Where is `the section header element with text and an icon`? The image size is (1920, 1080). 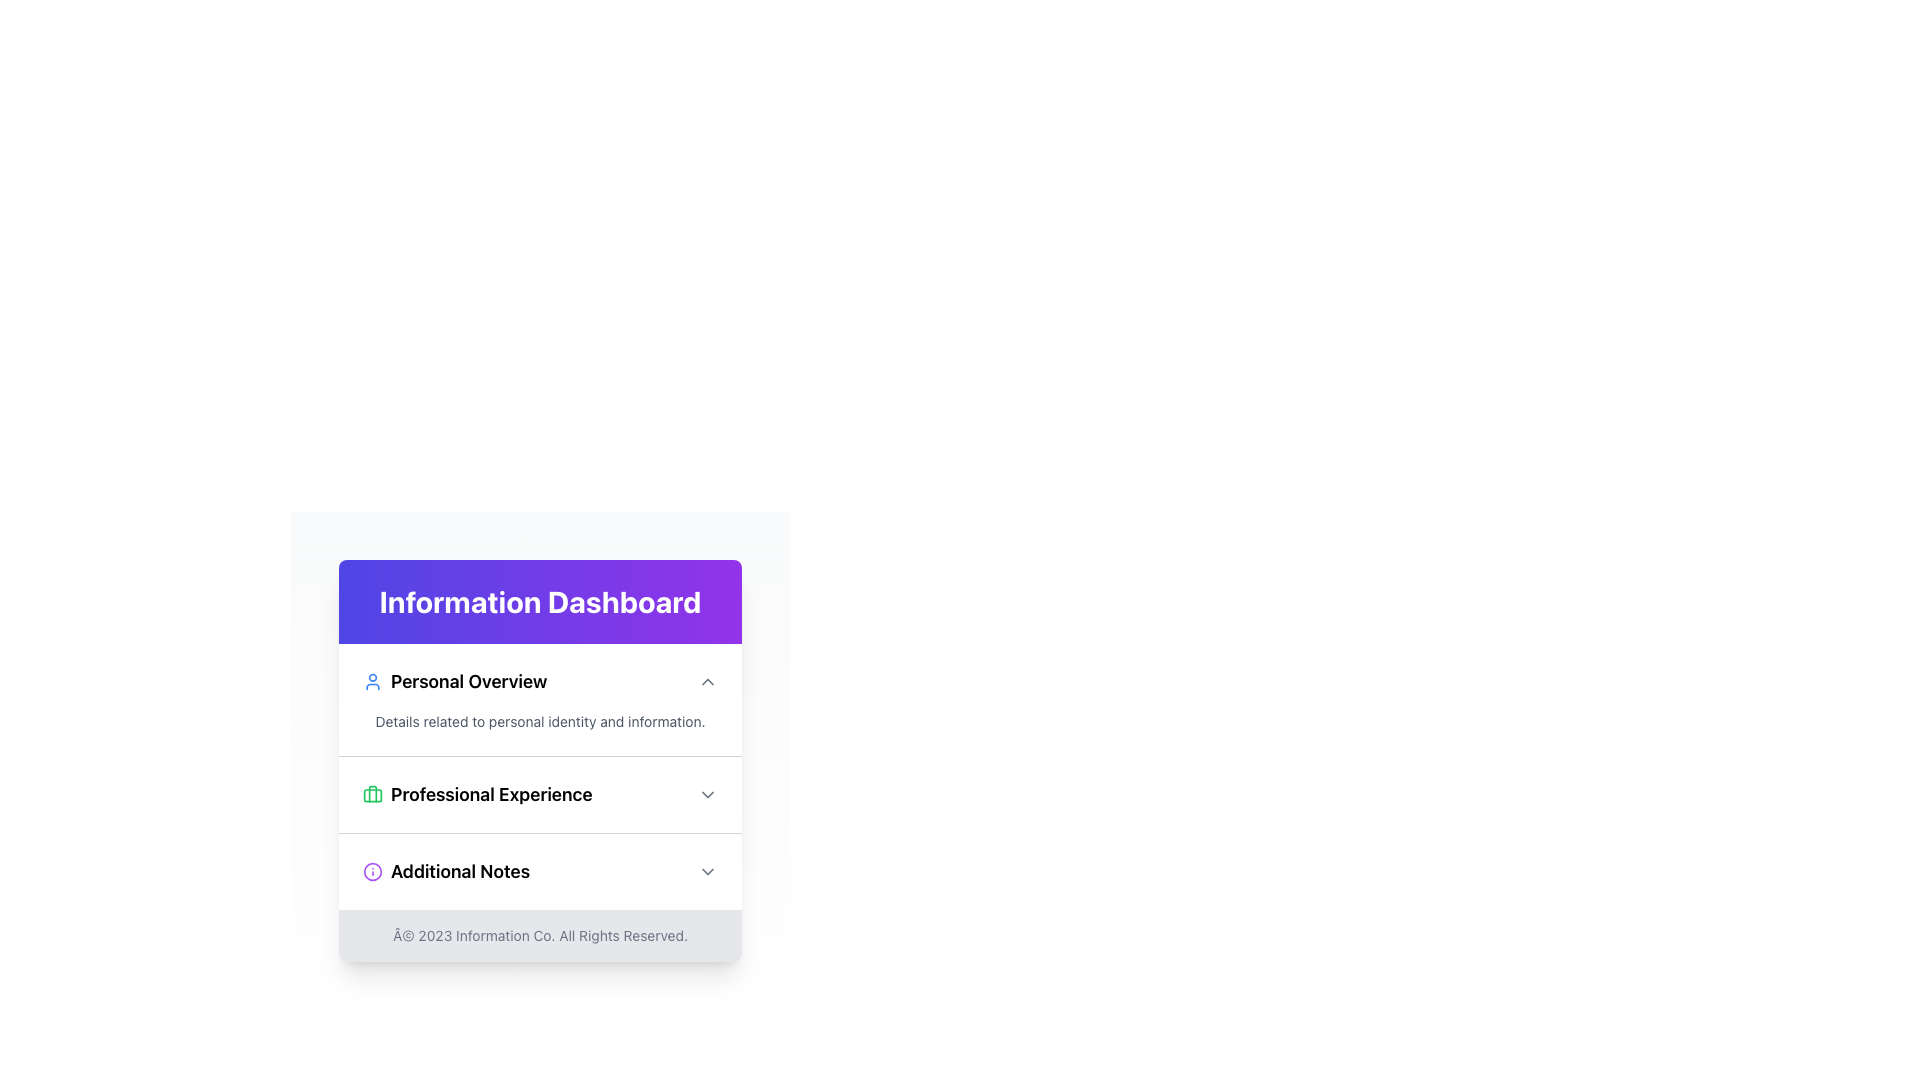
the section header element with text and an icon is located at coordinates (454, 681).